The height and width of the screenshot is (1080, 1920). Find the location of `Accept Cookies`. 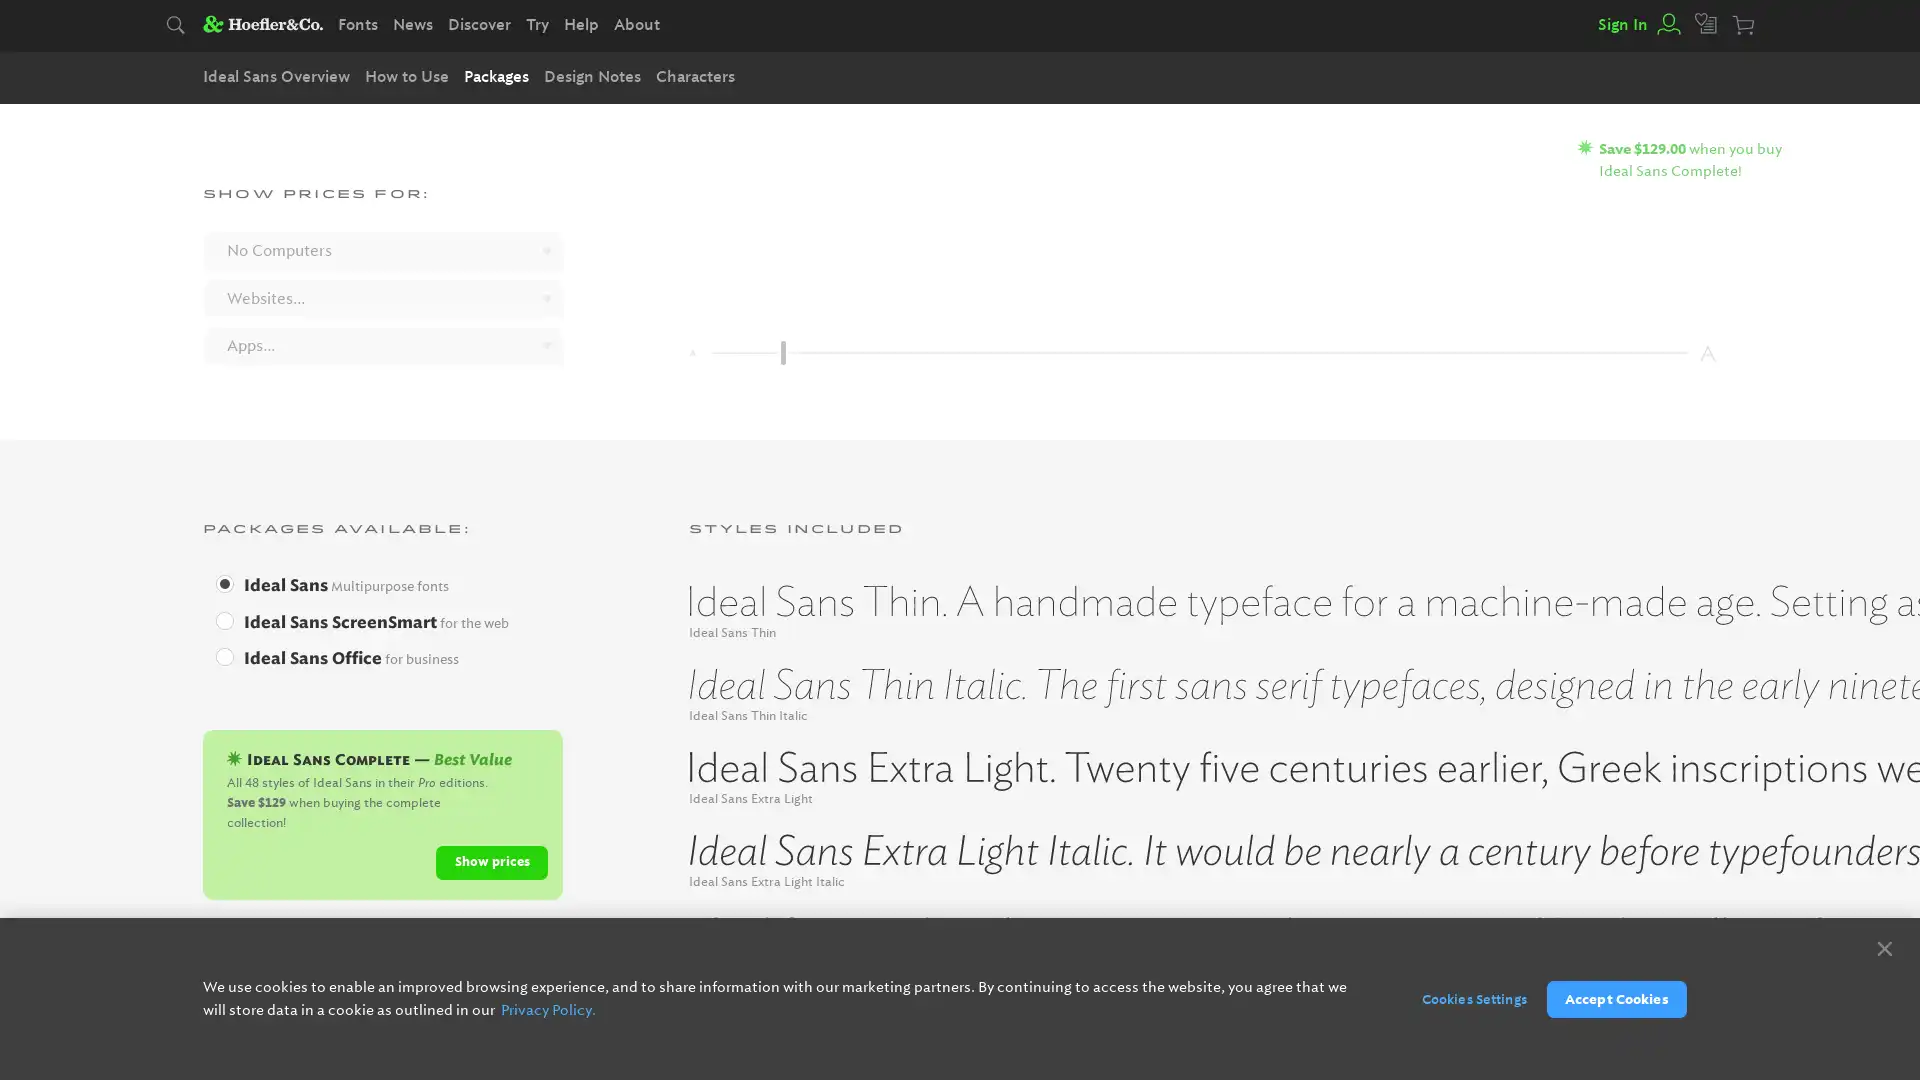

Accept Cookies is located at coordinates (1616, 998).